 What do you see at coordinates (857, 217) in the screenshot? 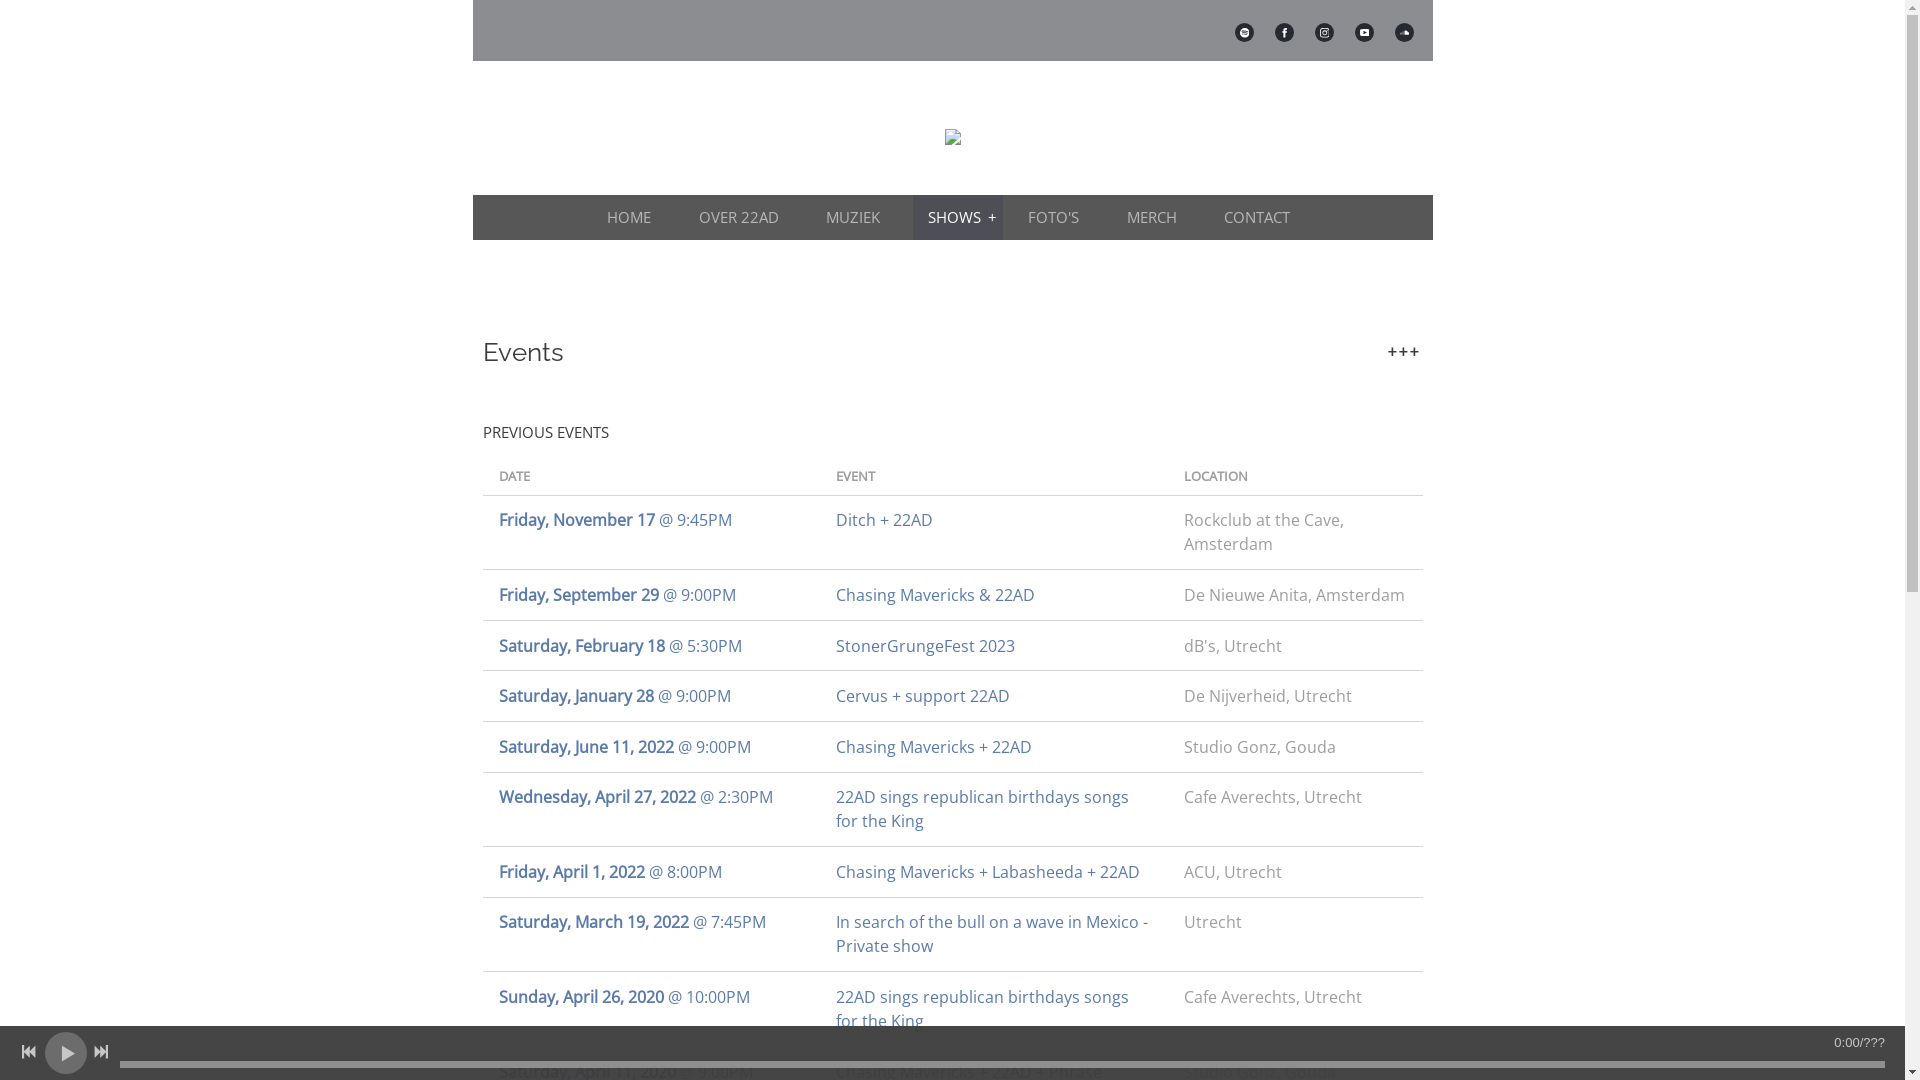
I see `'MUZIEK'` at bounding box center [857, 217].